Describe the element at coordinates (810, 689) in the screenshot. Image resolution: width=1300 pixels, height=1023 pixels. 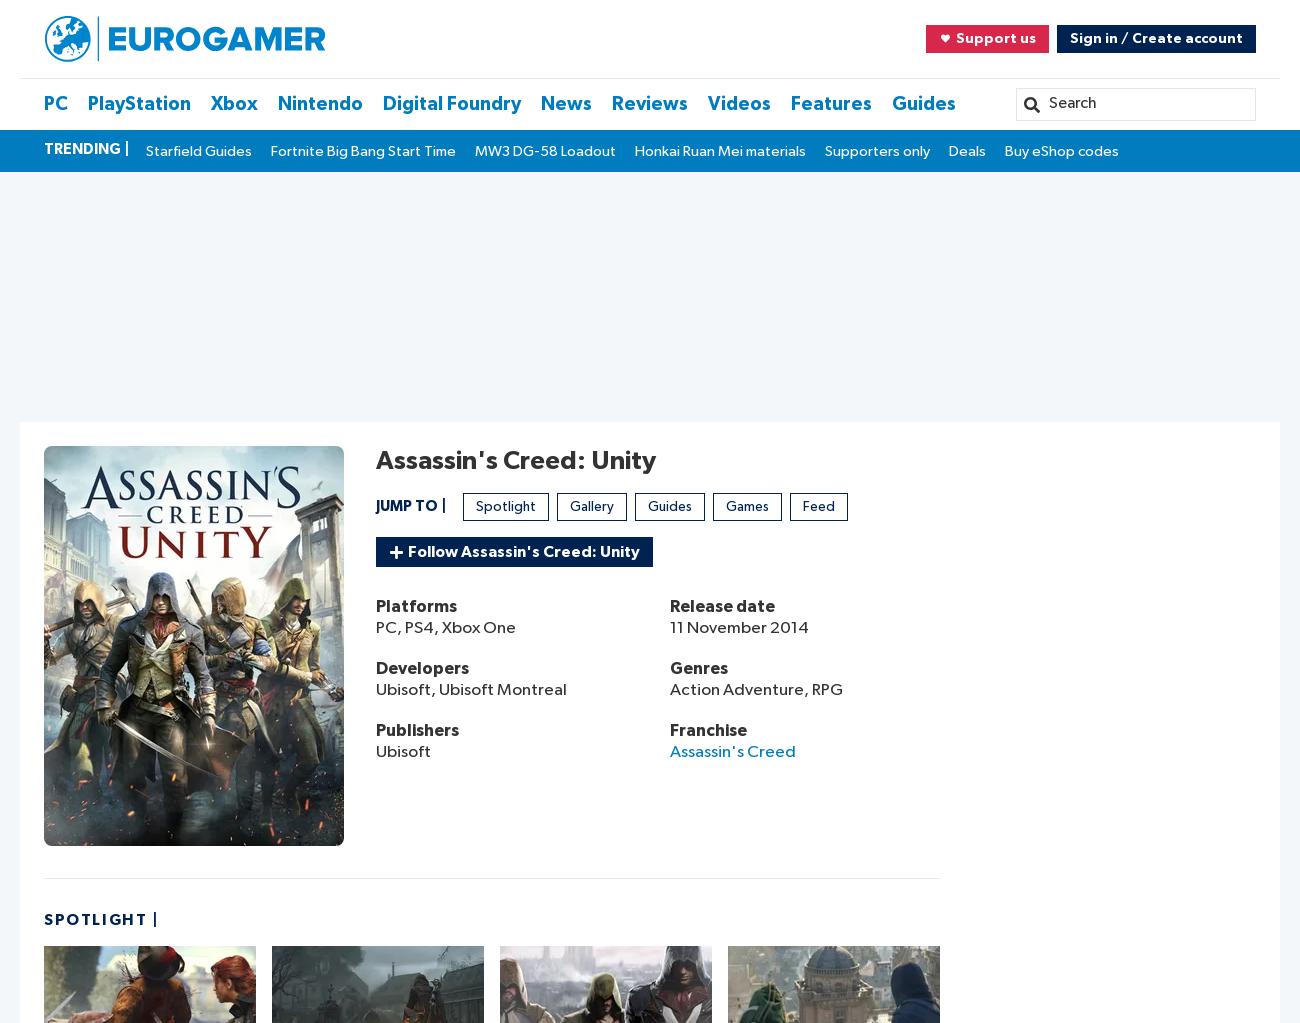
I see `'RPG'` at that location.